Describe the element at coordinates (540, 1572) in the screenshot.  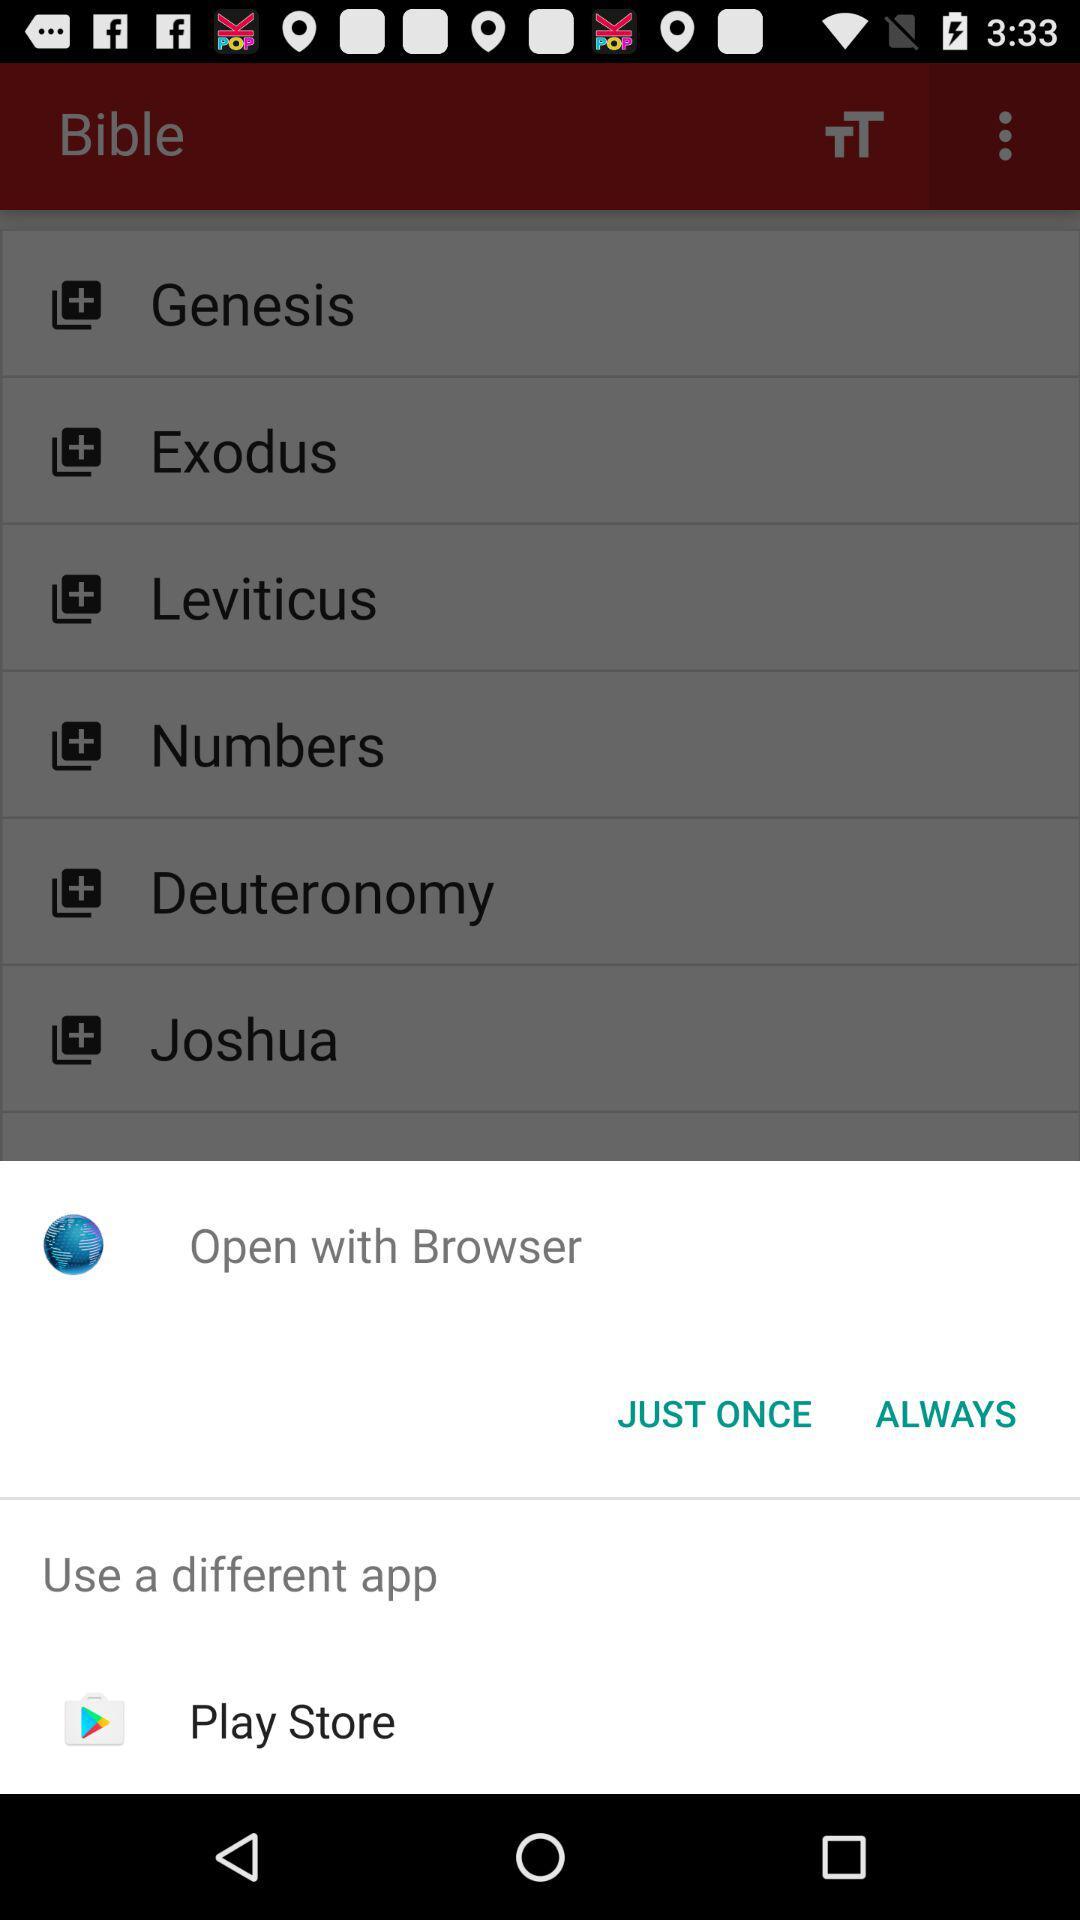
I see `the icon above the play store app` at that location.